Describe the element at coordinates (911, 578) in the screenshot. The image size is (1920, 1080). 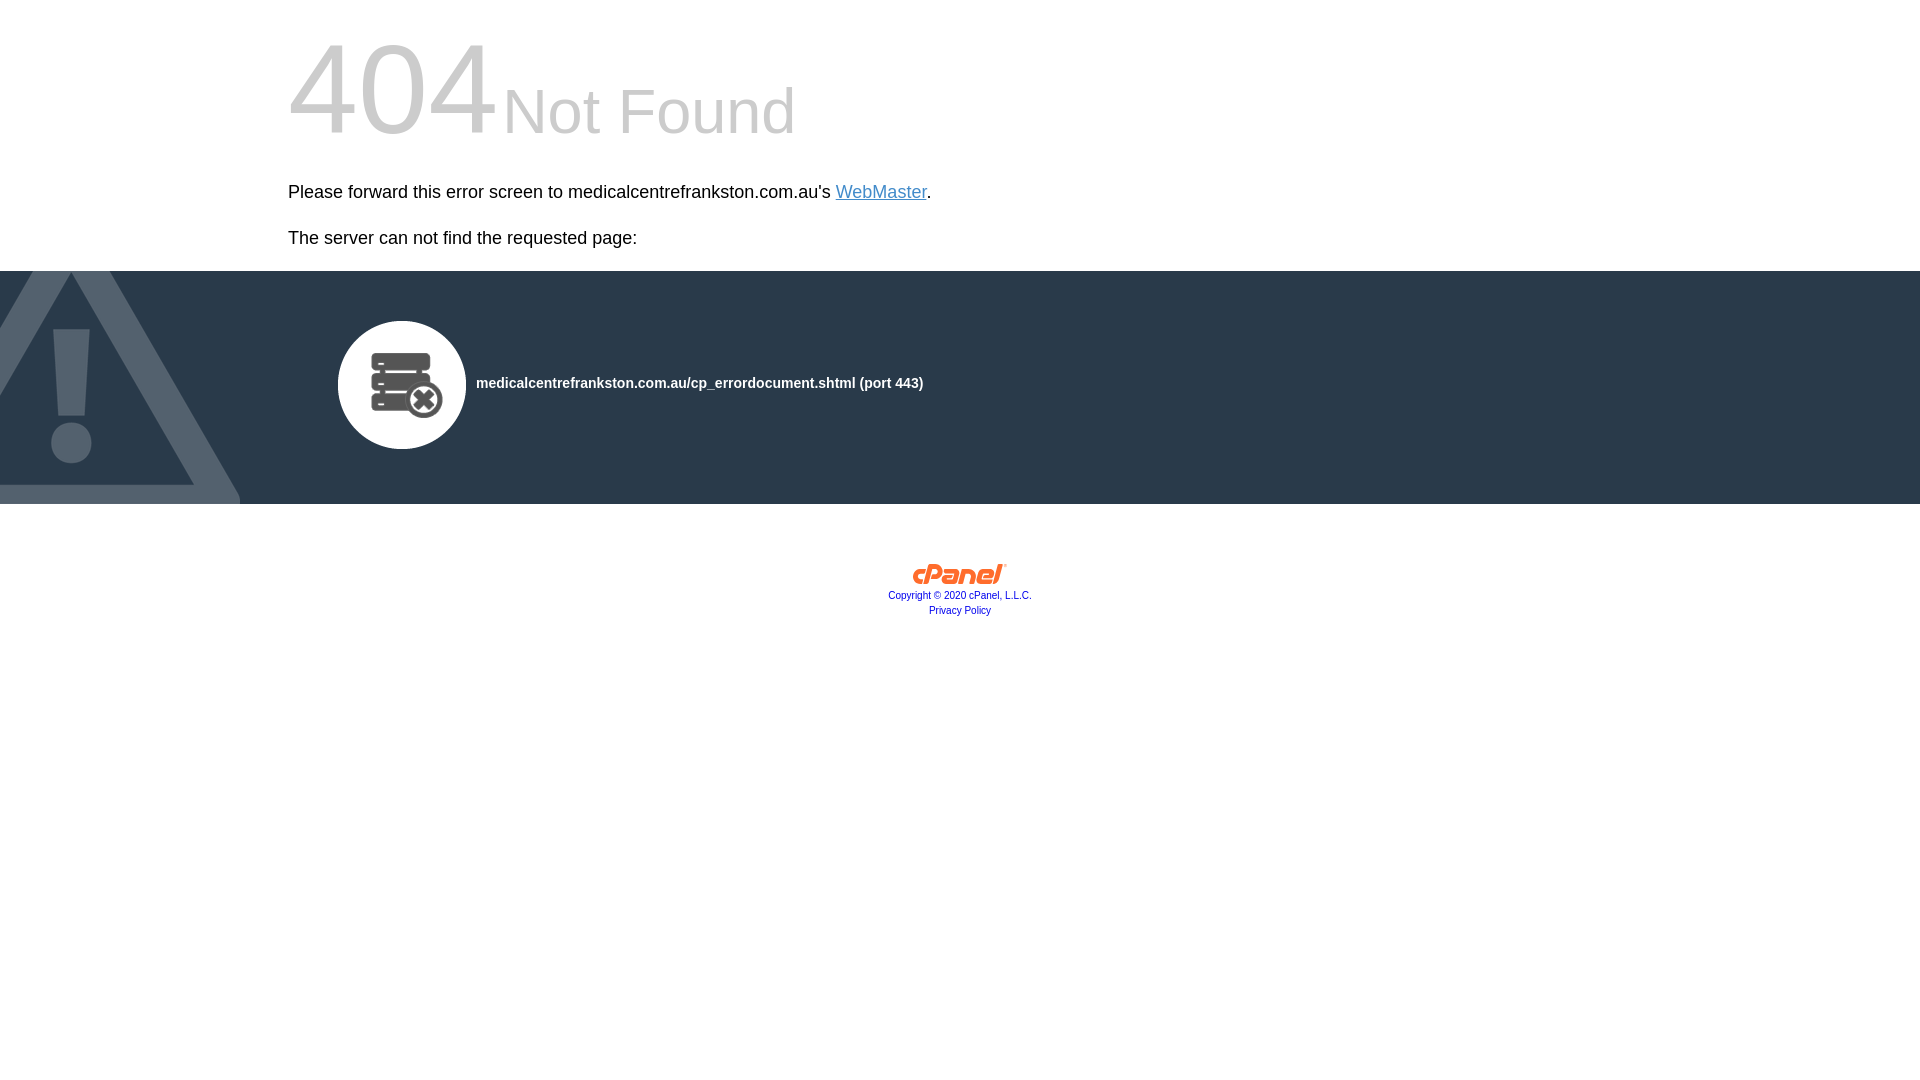
I see `'cPanel, Inc.'` at that location.